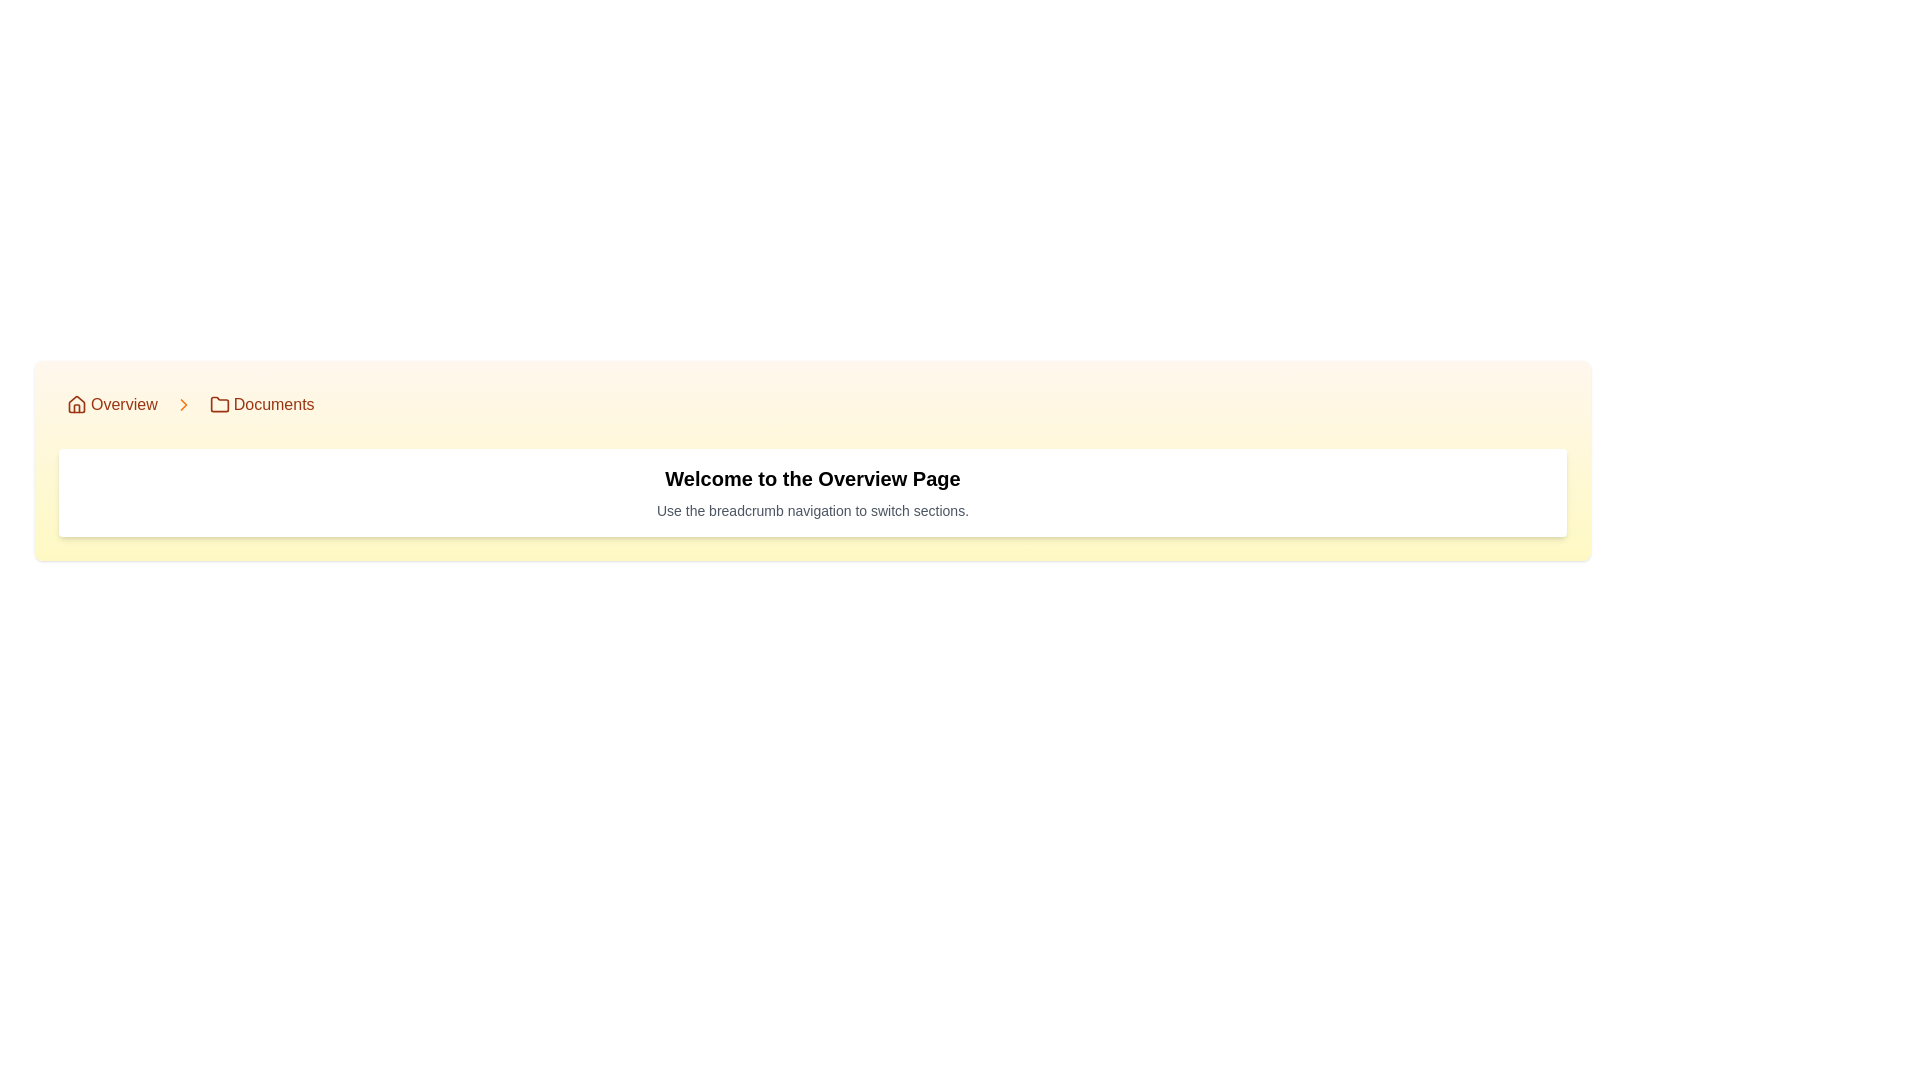 The image size is (1920, 1080). What do you see at coordinates (219, 405) in the screenshot?
I see `the static decorative SVG icon representing a folder located in the breadcrumb navigation bar, positioned immediately to the left of the 'Documents' text` at bounding box center [219, 405].